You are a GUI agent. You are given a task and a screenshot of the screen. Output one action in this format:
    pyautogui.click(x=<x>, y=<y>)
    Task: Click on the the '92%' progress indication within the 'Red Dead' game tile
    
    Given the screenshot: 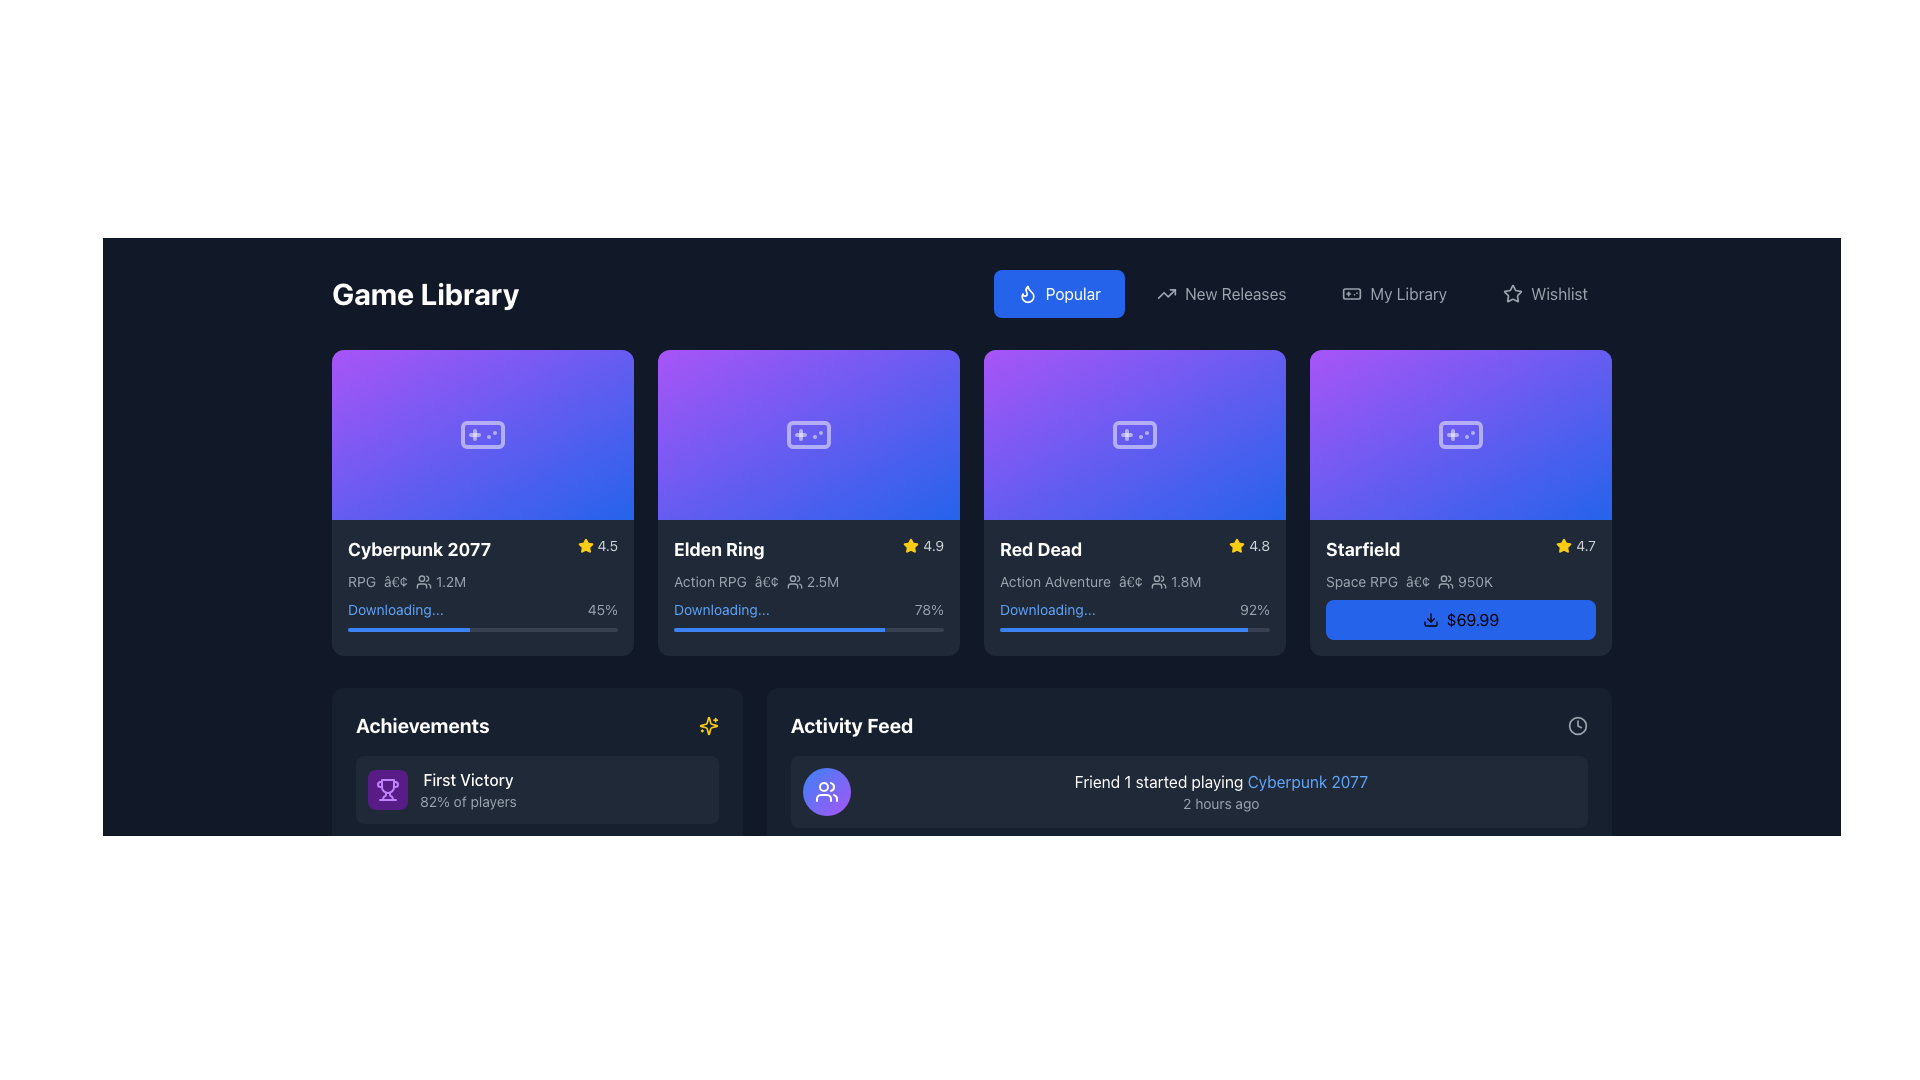 What is the action you would take?
    pyautogui.click(x=1134, y=608)
    